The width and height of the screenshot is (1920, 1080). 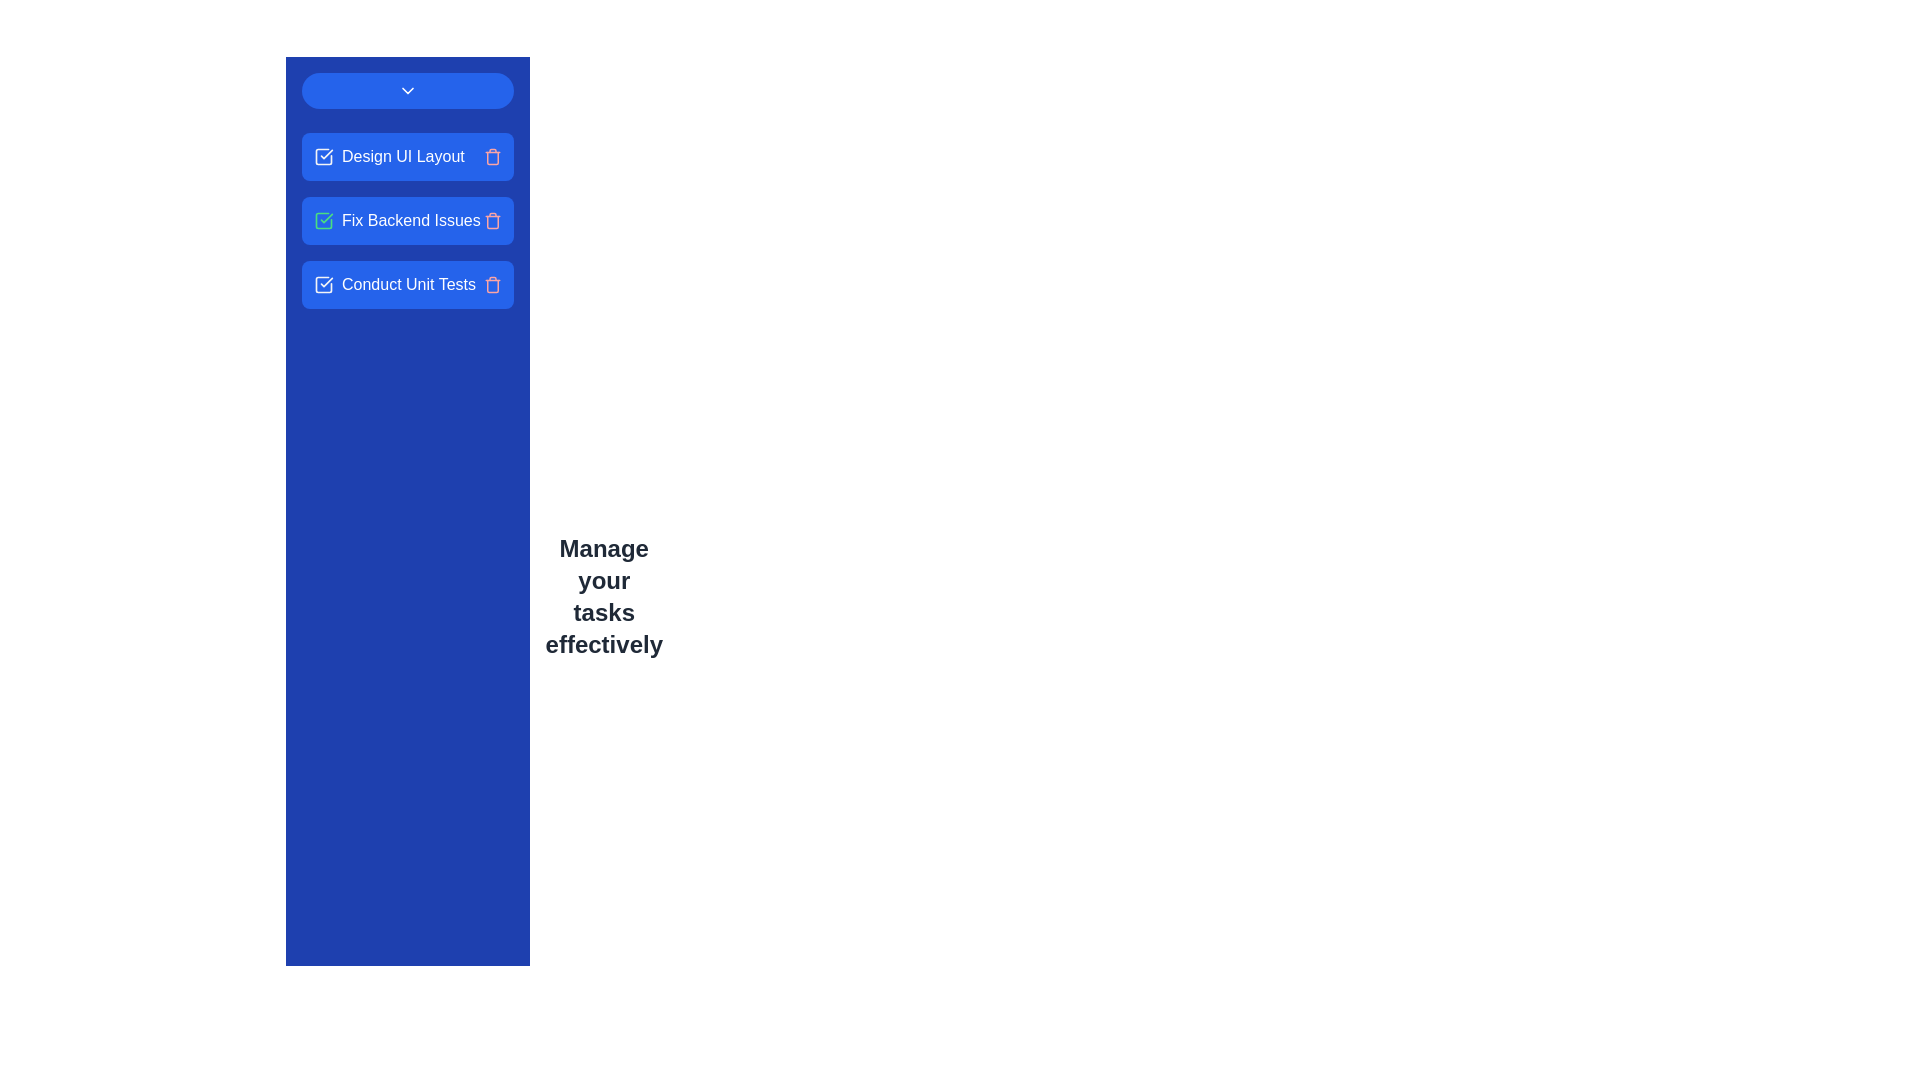 I want to click on the Checkbox indicator with a green checkmark that signifies the completion status of the task labeled 'Fix Backend Issues', so click(x=324, y=220).